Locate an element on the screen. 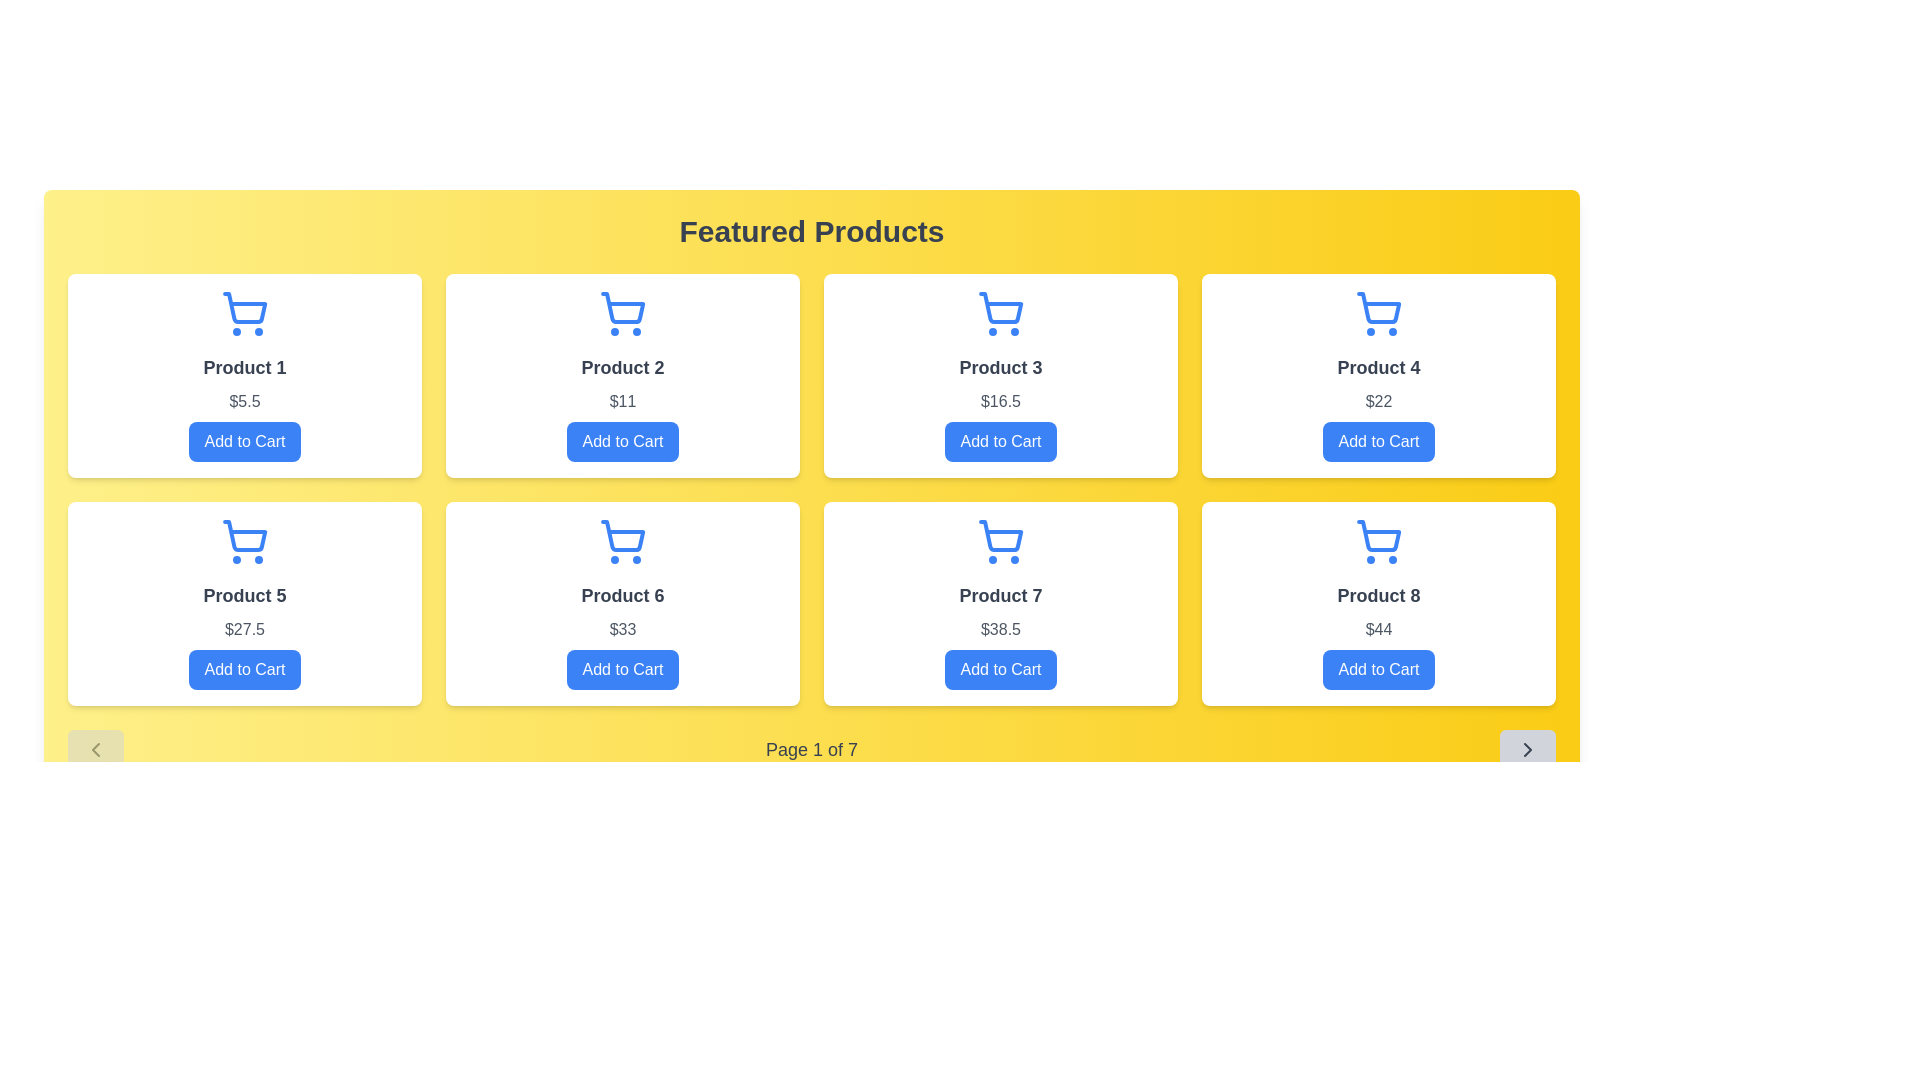  the text label displaying the price '$27.5' located below the title 'Product 5' and above the 'Add to Cart' button is located at coordinates (243, 628).